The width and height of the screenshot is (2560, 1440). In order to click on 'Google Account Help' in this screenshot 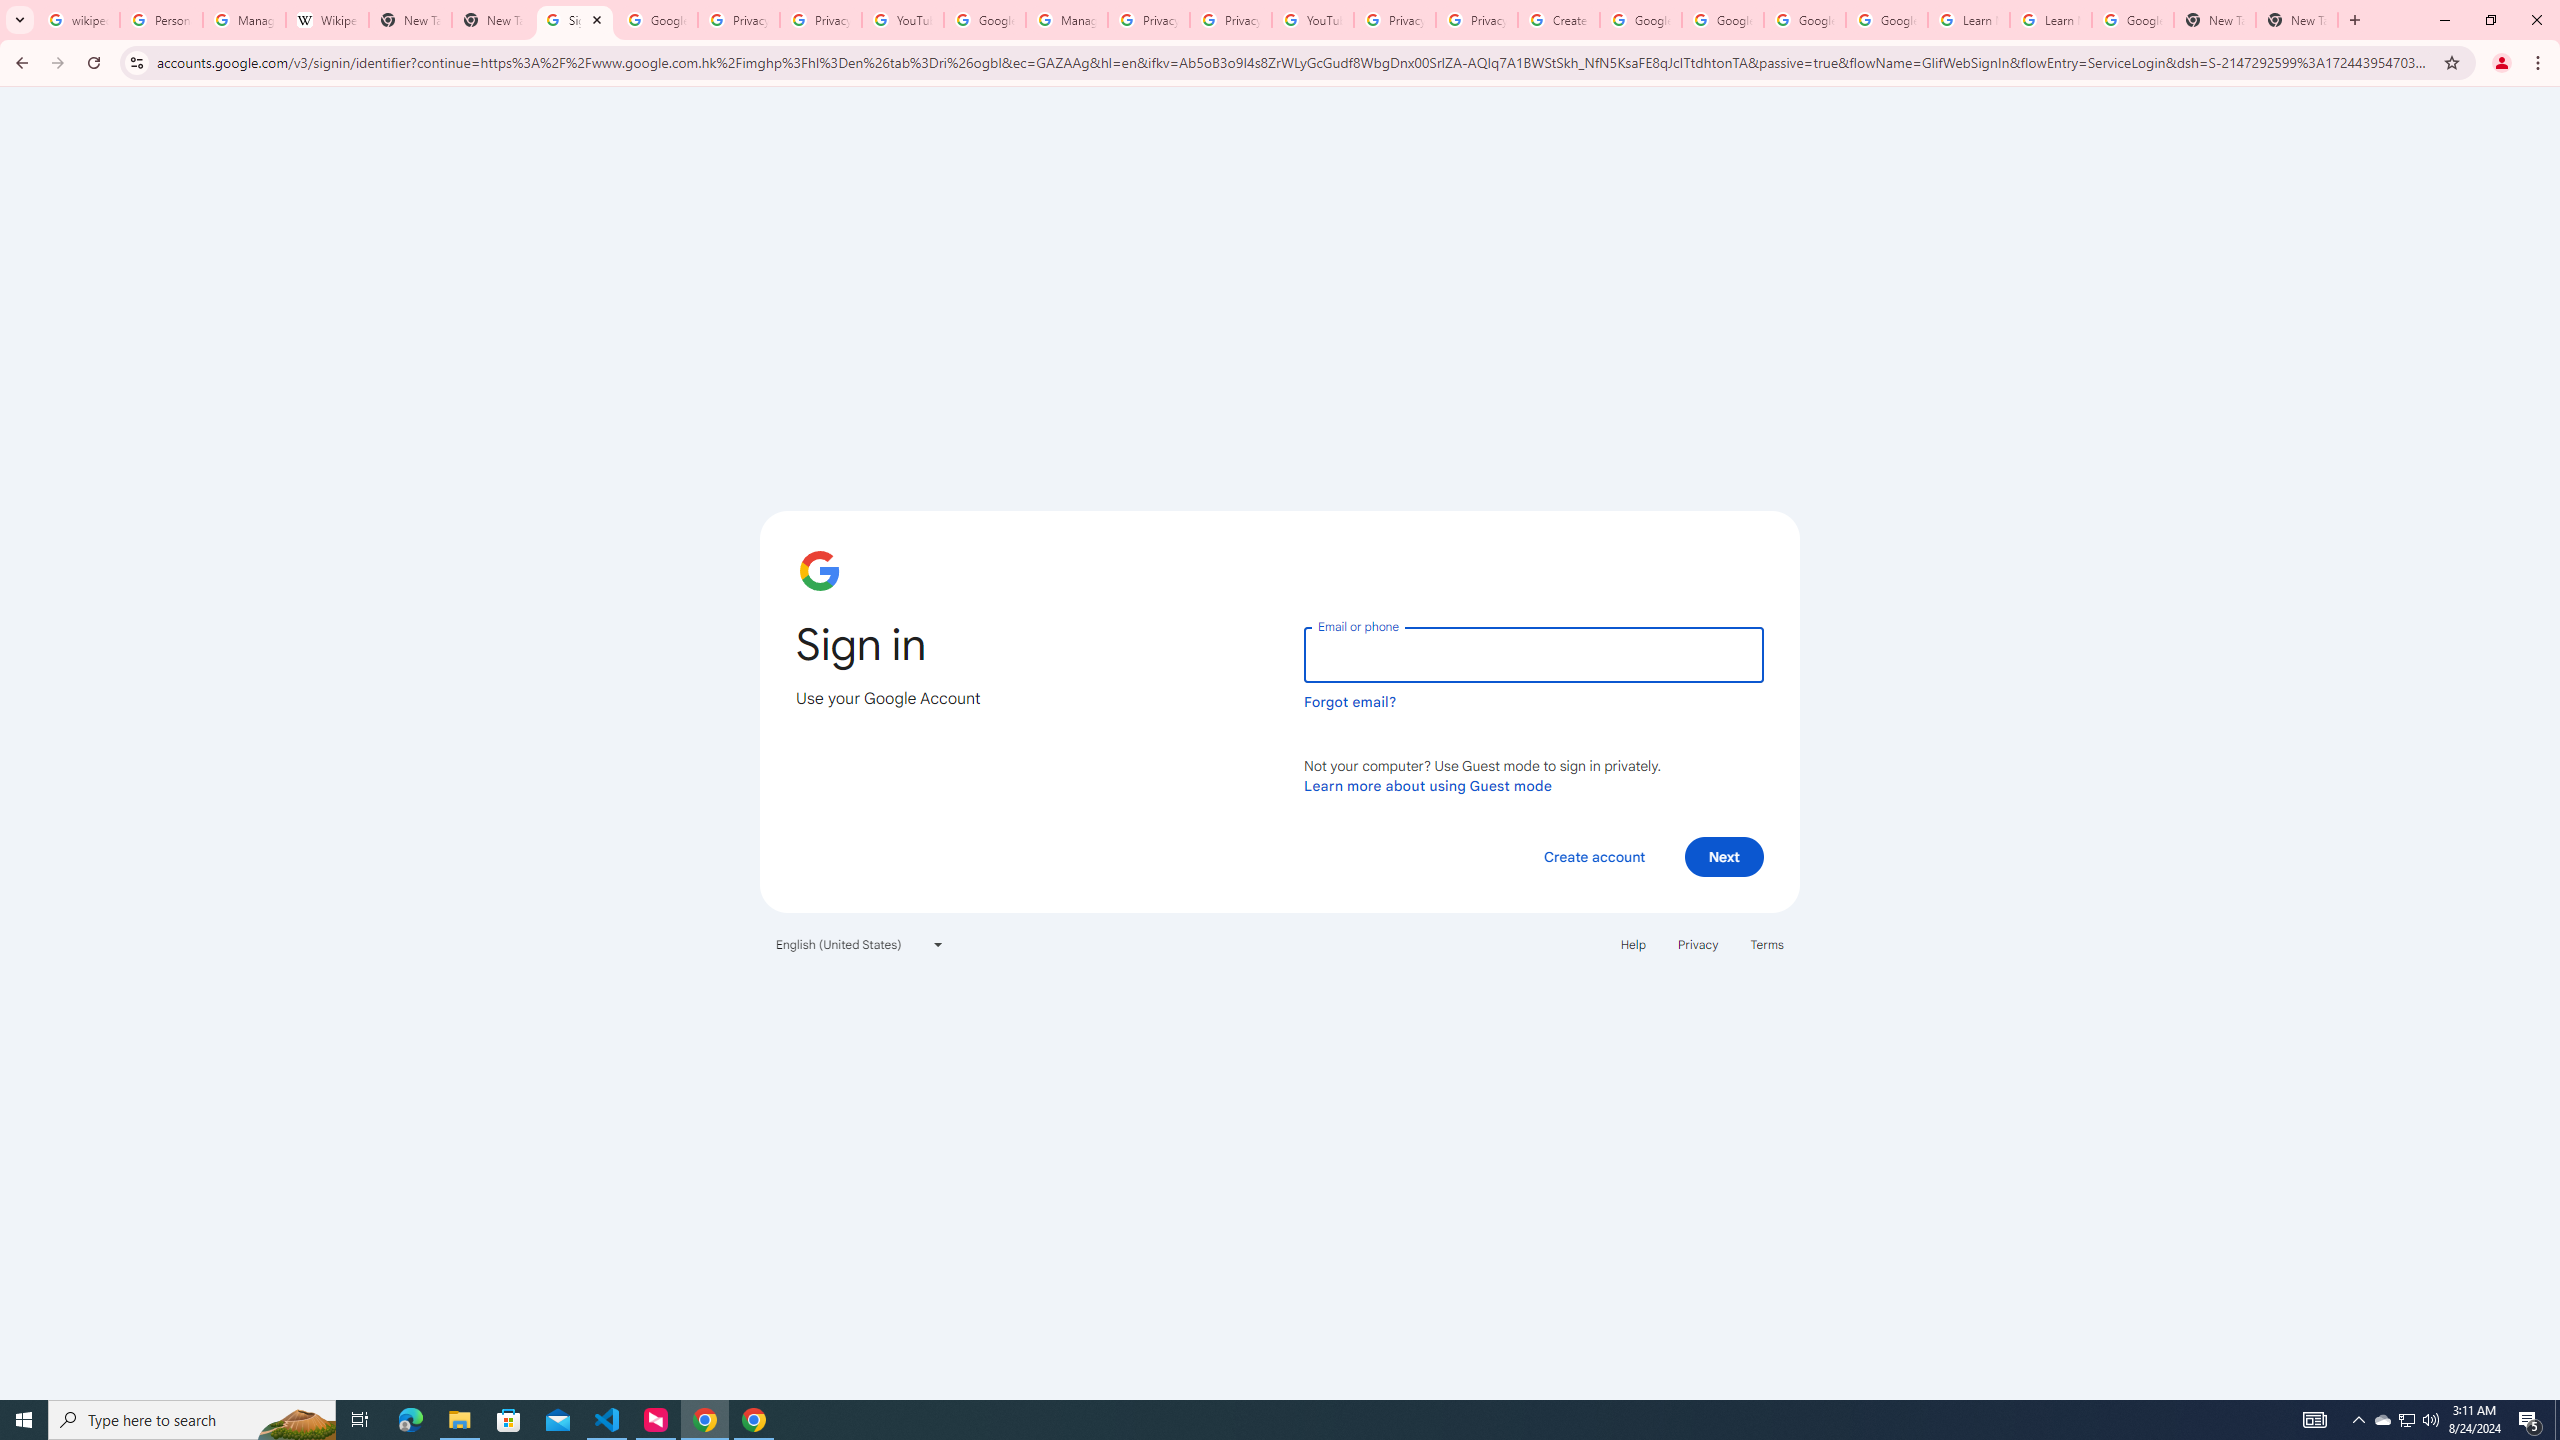, I will do `click(1805, 19)`.